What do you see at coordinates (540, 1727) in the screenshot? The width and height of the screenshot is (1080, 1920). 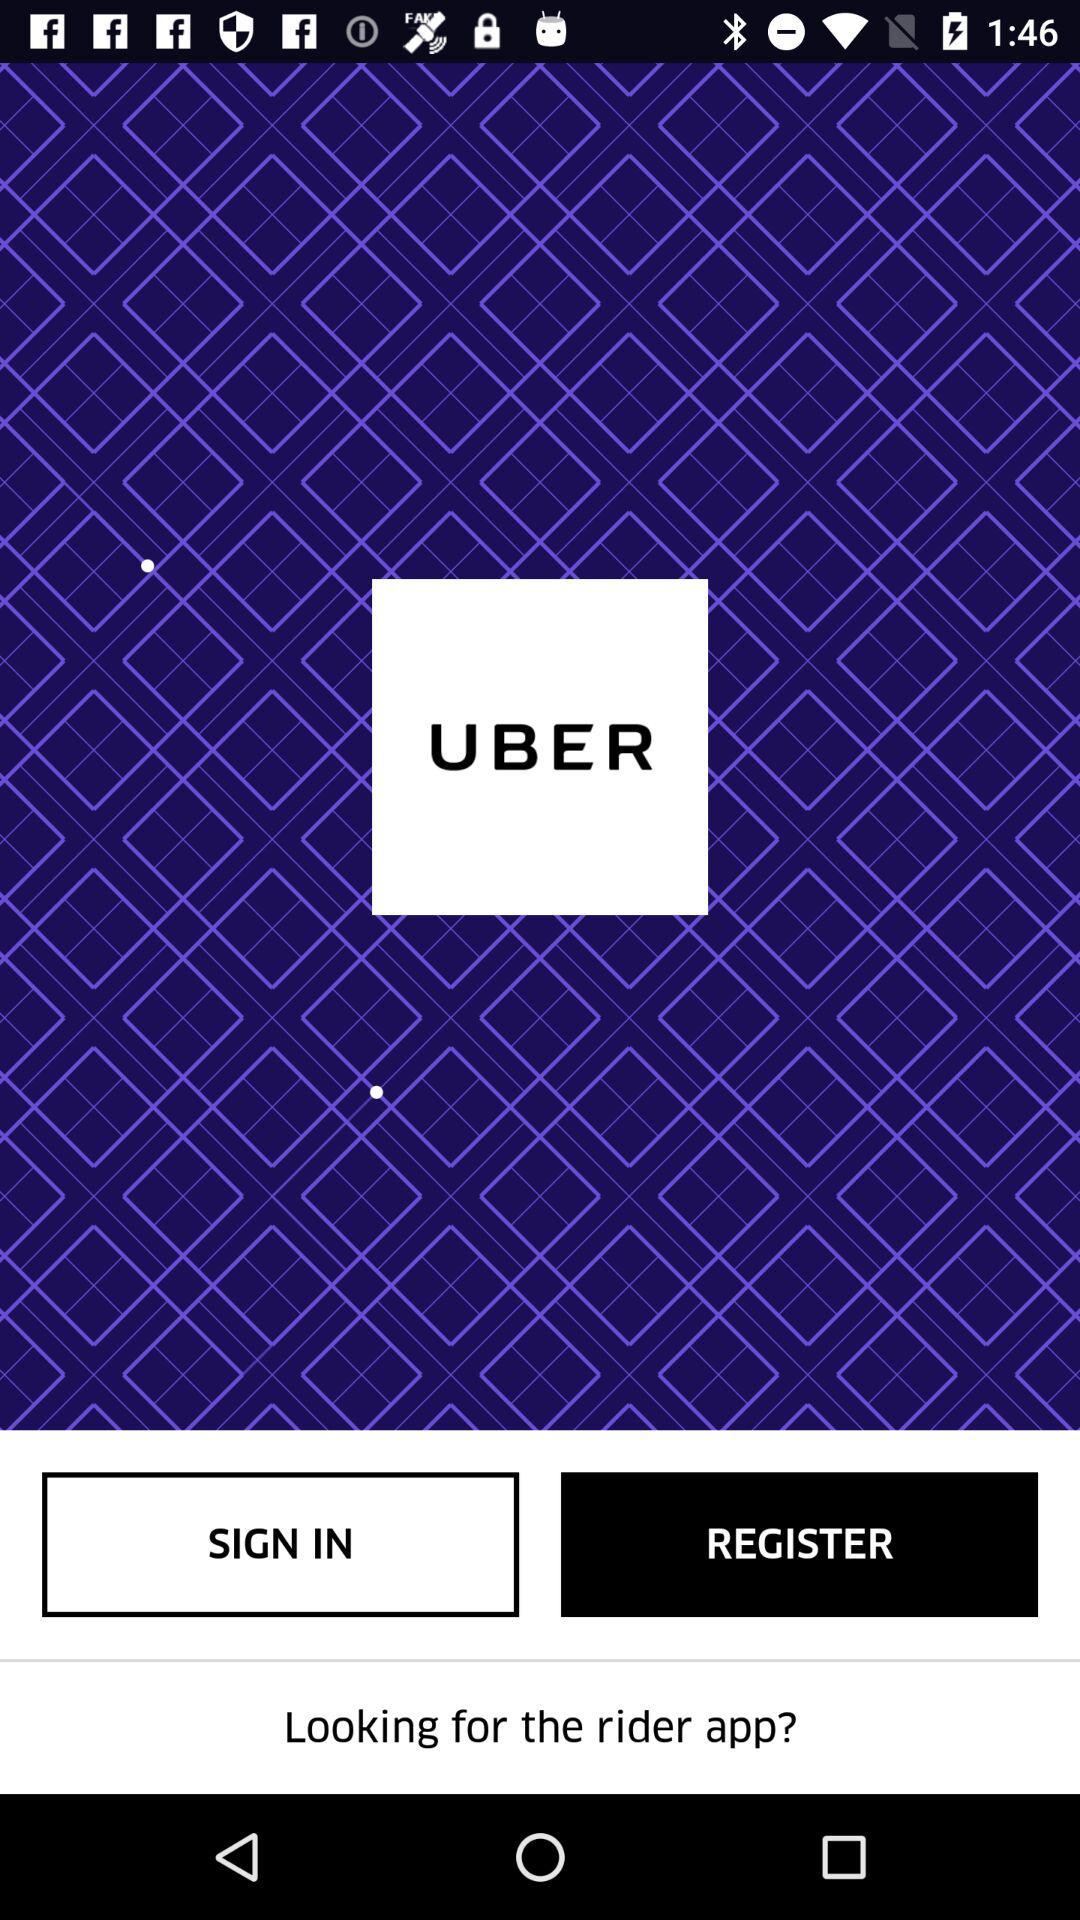 I see `looking for the icon` at bounding box center [540, 1727].